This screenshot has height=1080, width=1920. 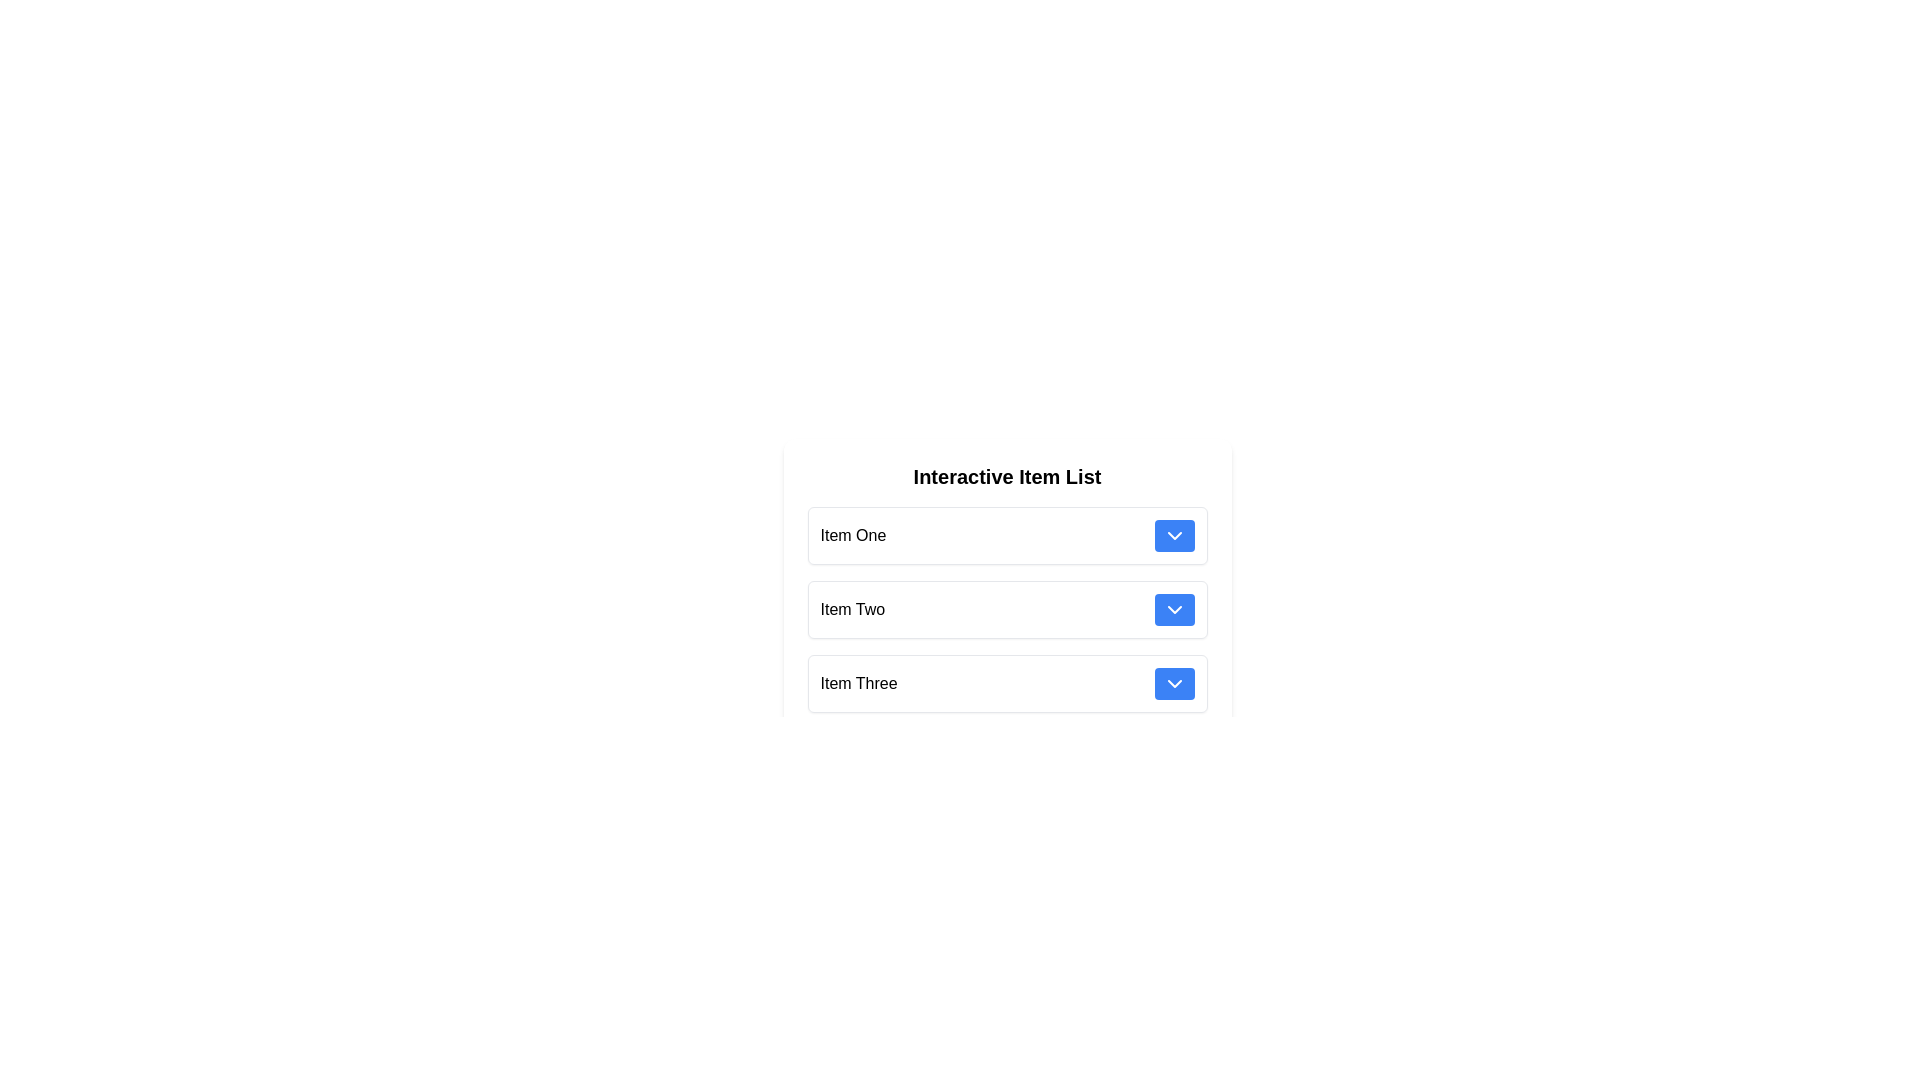 I want to click on the chevron icon in the dropdown button associated with 'Item Two', so click(x=1174, y=608).